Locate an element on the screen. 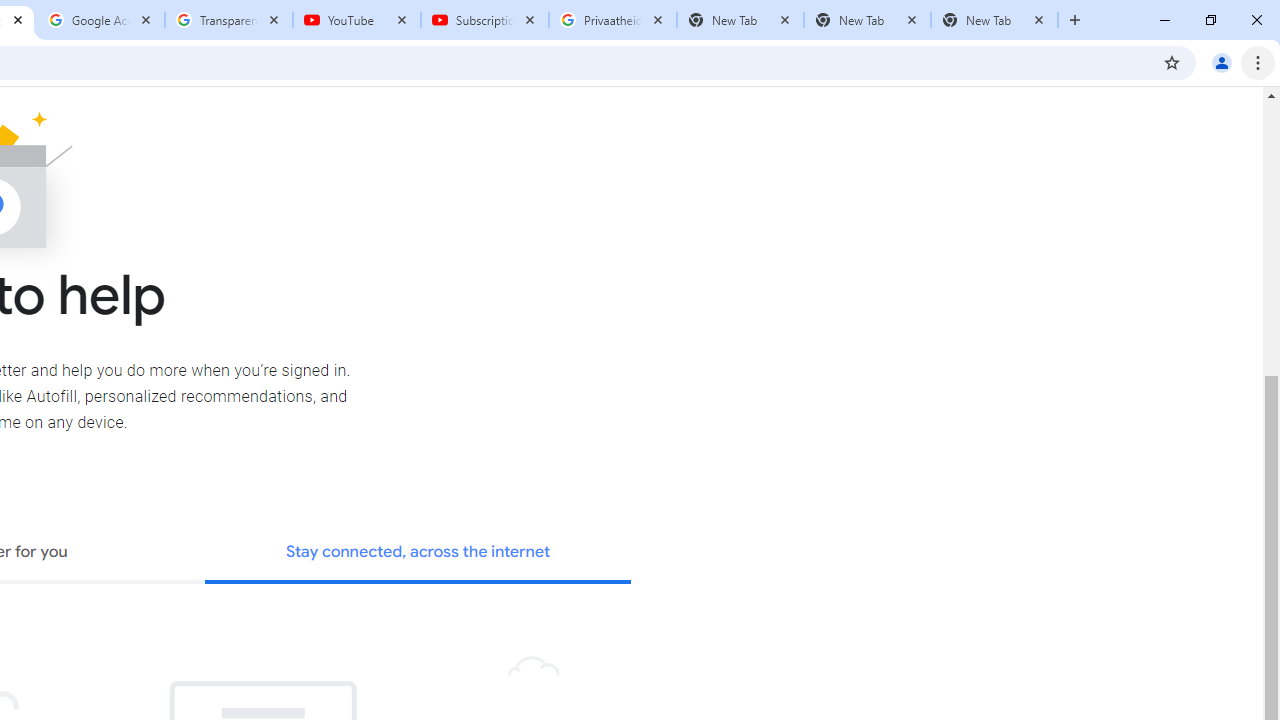 This screenshot has height=720, width=1280. 'Google Account' is located at coordinates (100, 20).